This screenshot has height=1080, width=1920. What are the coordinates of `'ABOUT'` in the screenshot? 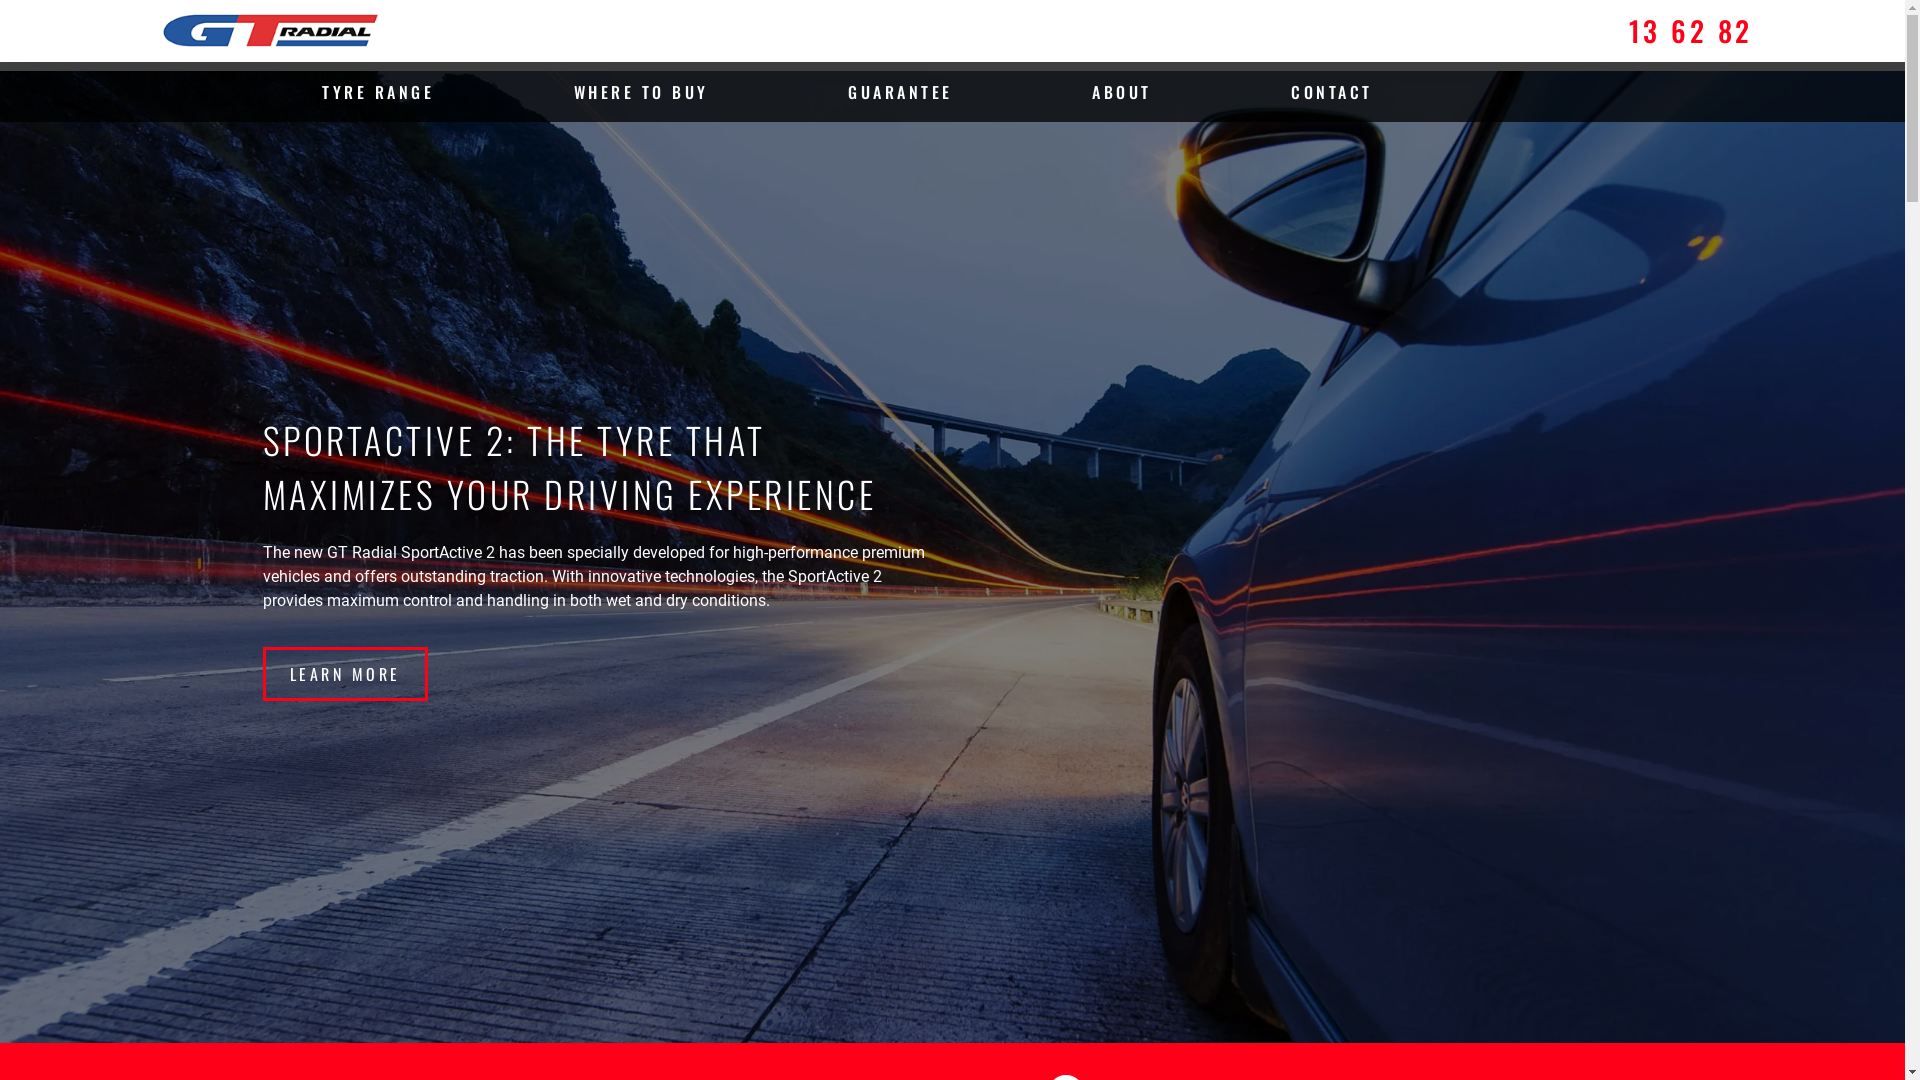 It's located at (1122, 92).